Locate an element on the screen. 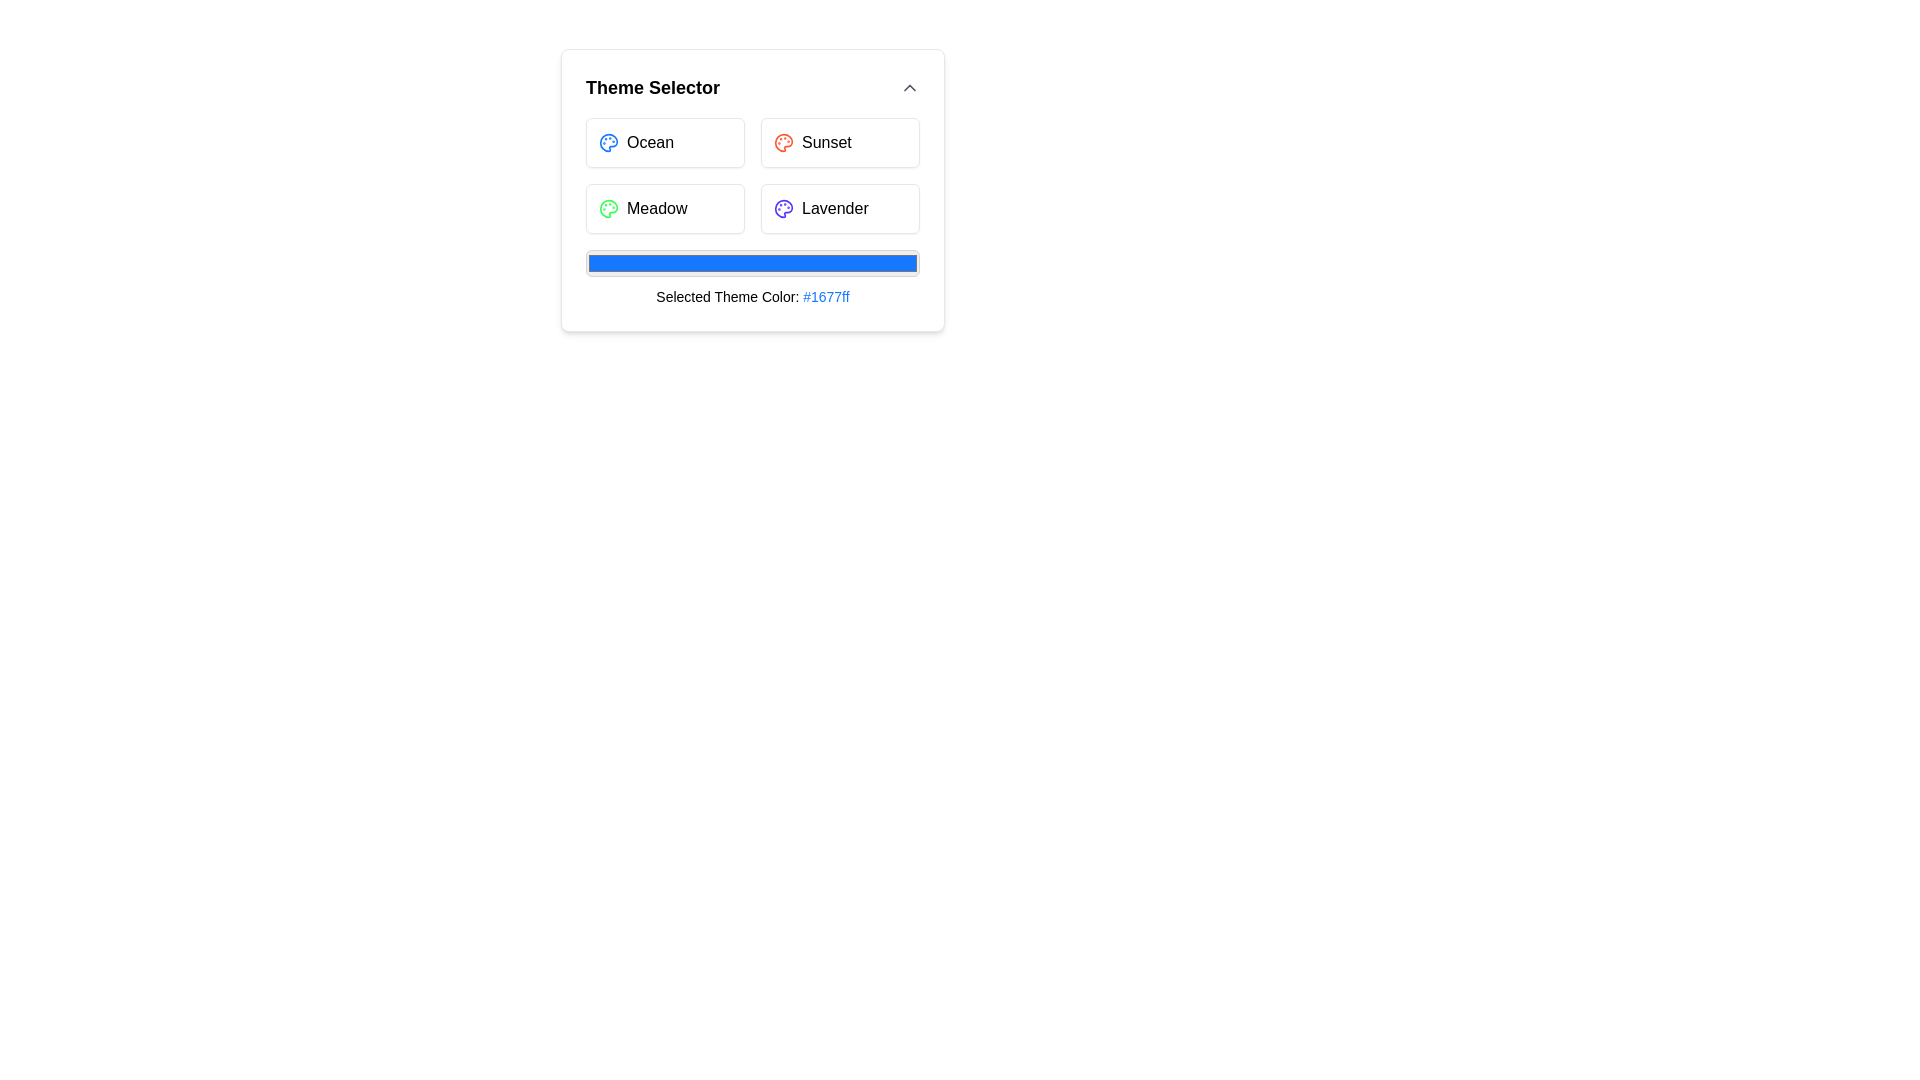 This screenshot has height=1080, width=1920. the 'Sunset' theme option icon located in the theme selection interface, which is the second button in the top row of four options is located at coordinates (782, 141).